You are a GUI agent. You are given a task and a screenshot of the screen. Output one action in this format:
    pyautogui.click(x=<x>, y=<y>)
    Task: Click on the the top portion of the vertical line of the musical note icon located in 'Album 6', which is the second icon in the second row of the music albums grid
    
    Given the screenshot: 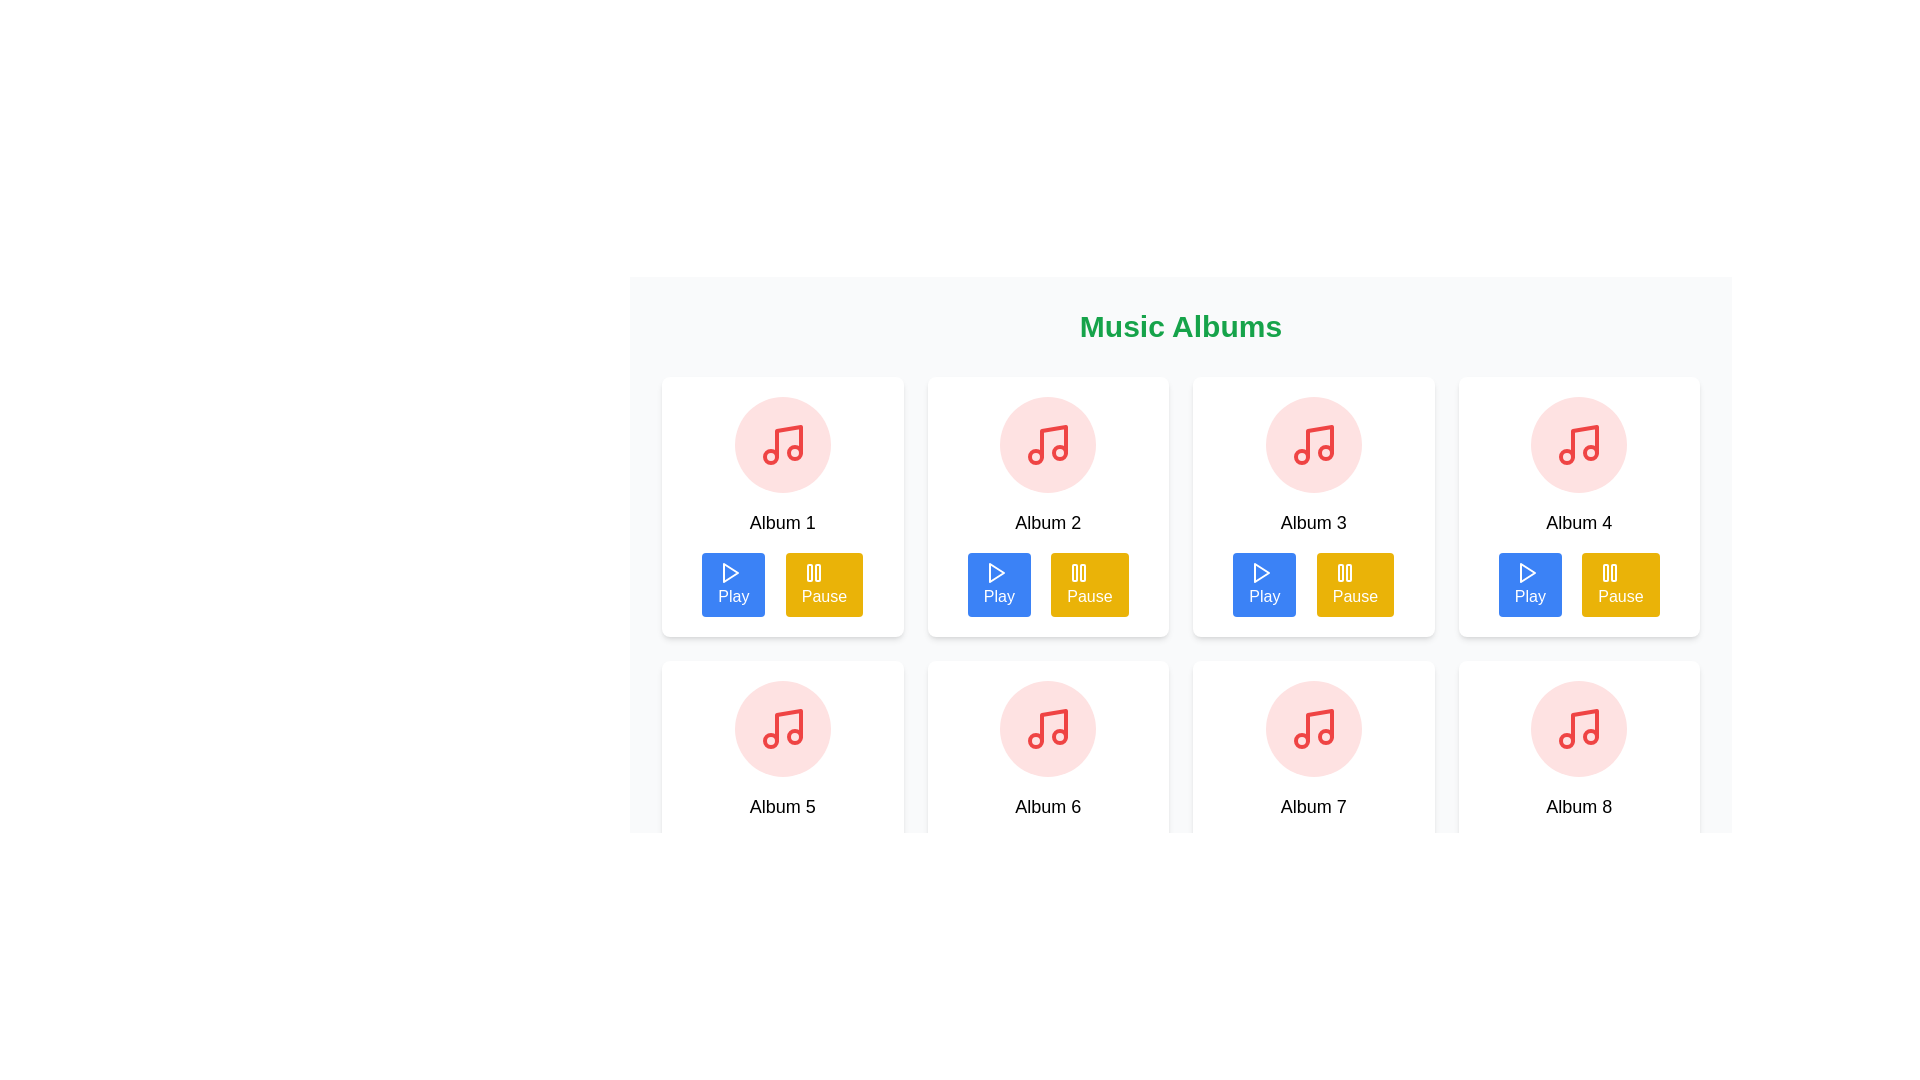 What is the action you would take?
    pyautogui.click(x=1053, y=725)
    